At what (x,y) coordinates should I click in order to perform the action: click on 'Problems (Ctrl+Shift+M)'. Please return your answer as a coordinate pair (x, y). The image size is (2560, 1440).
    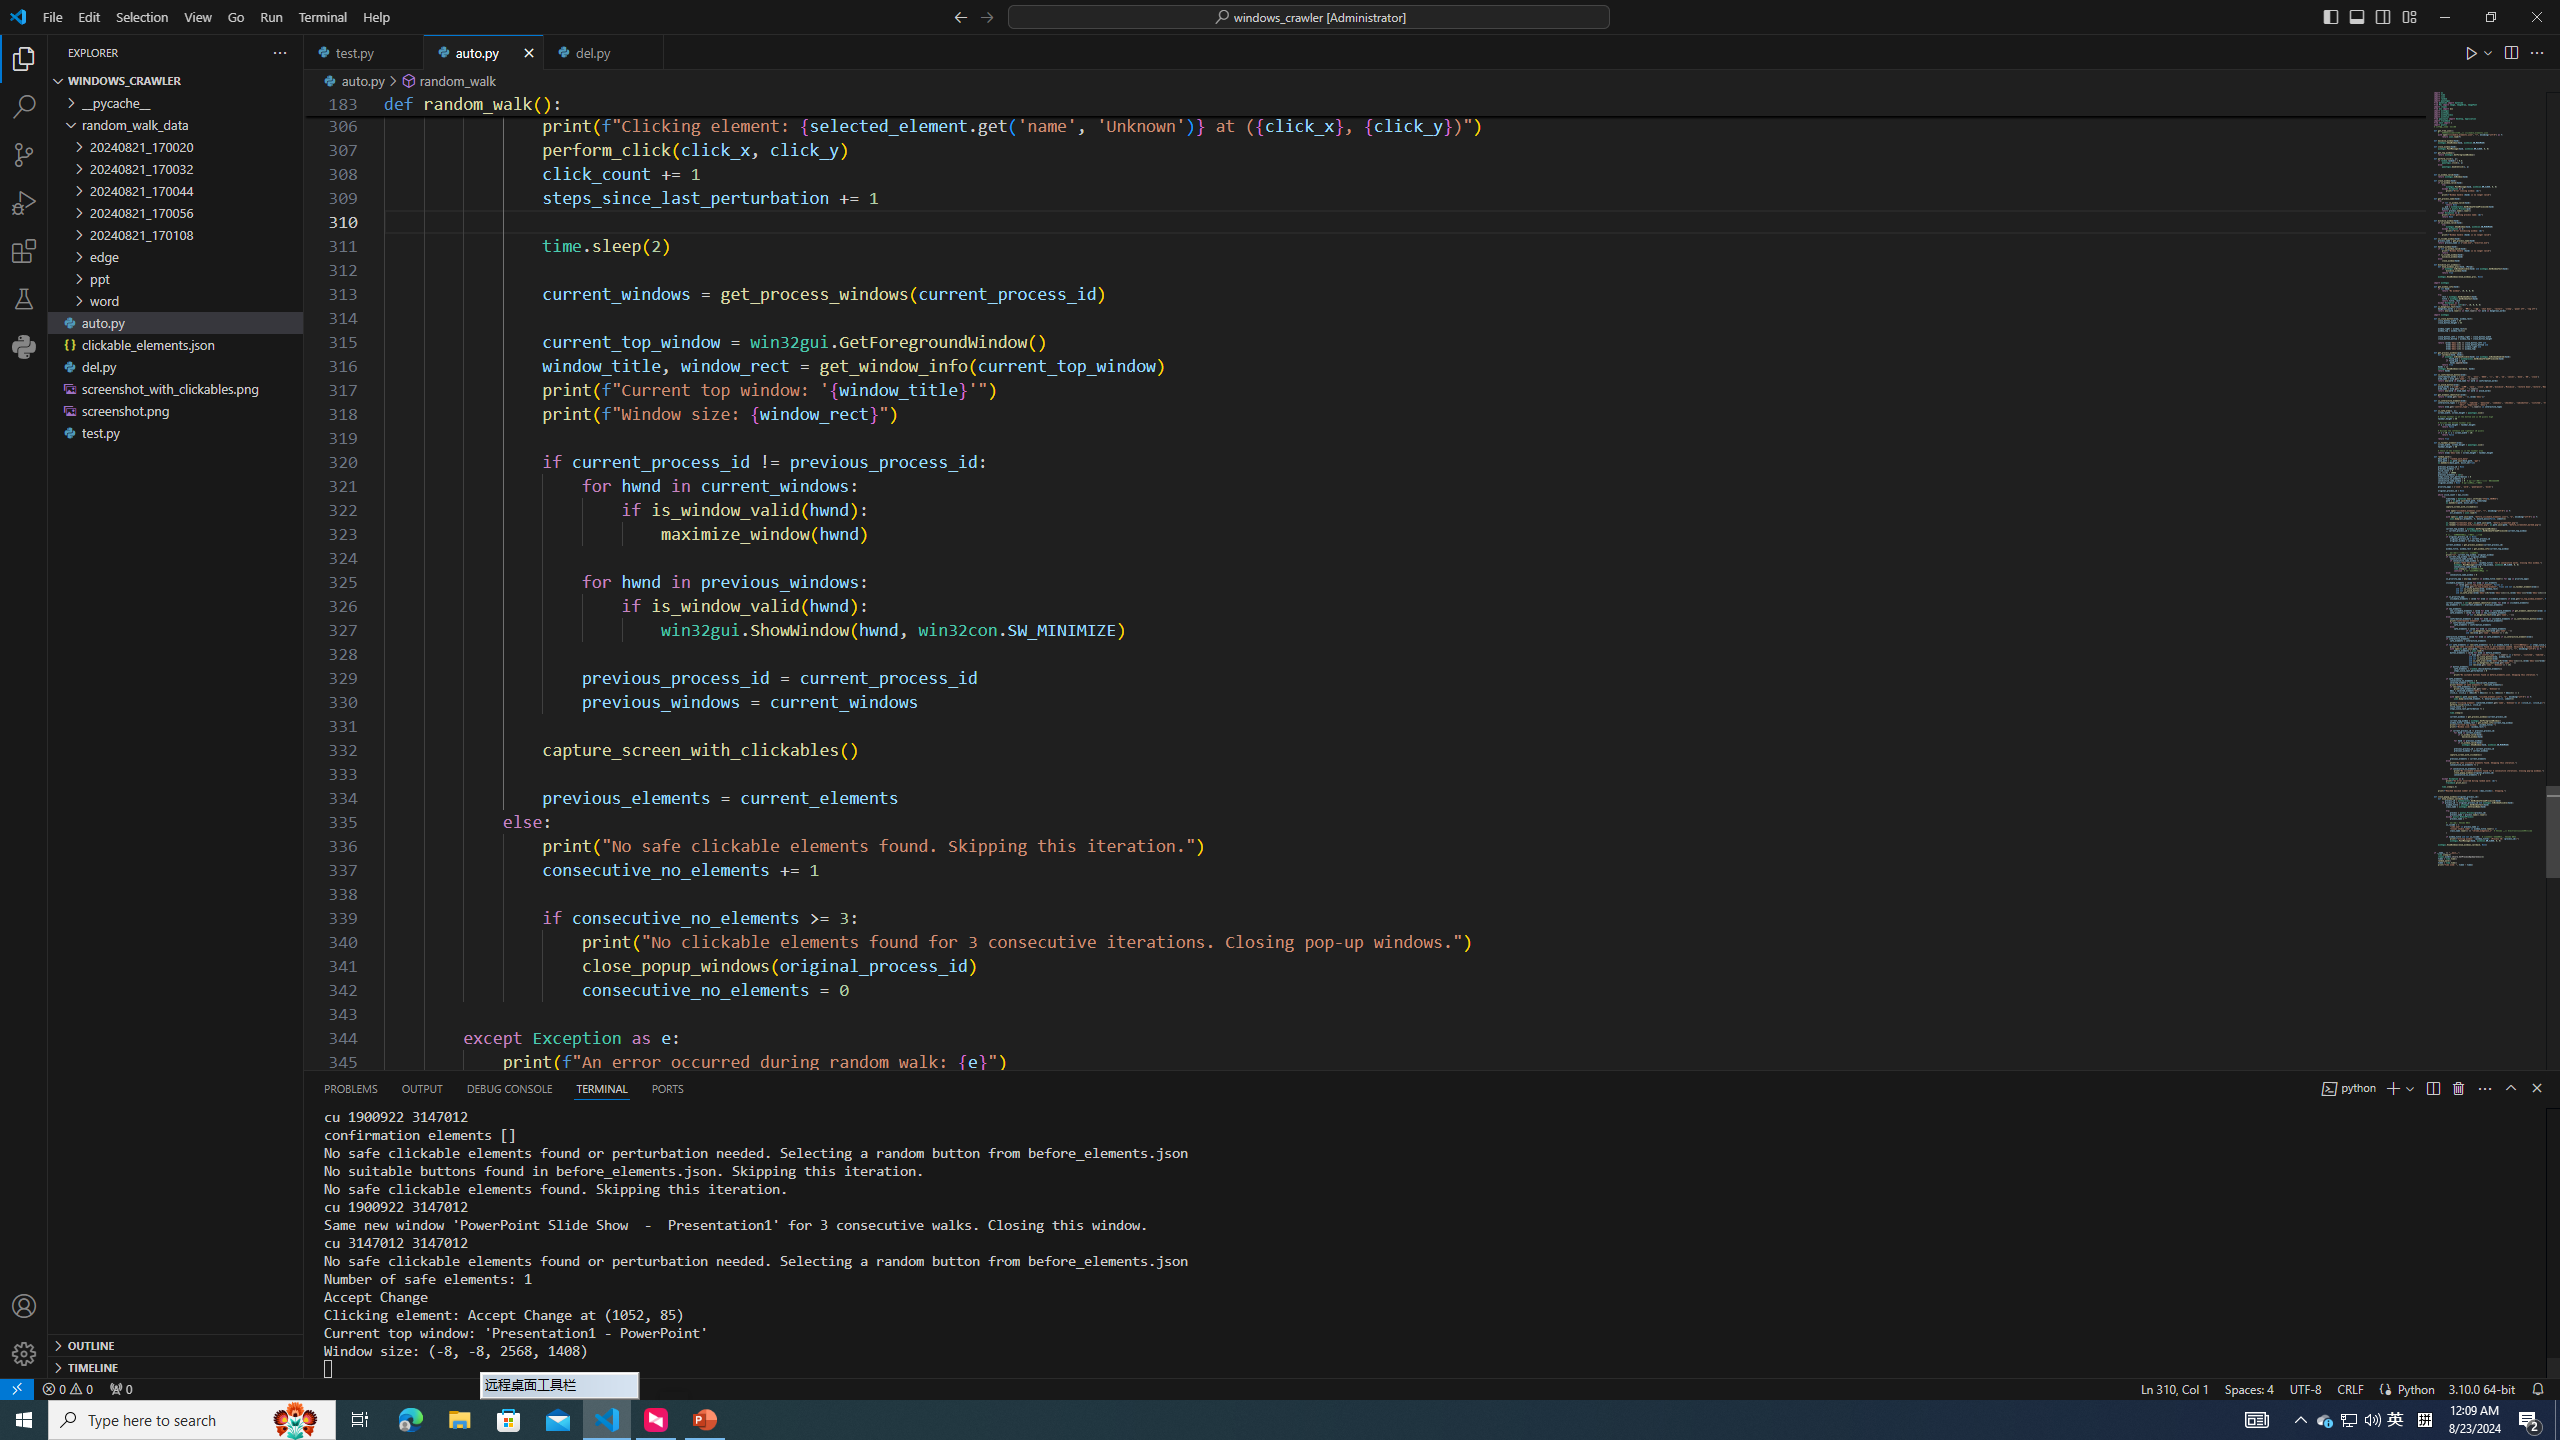
    Looking at the image, I should click on (350, 1087).